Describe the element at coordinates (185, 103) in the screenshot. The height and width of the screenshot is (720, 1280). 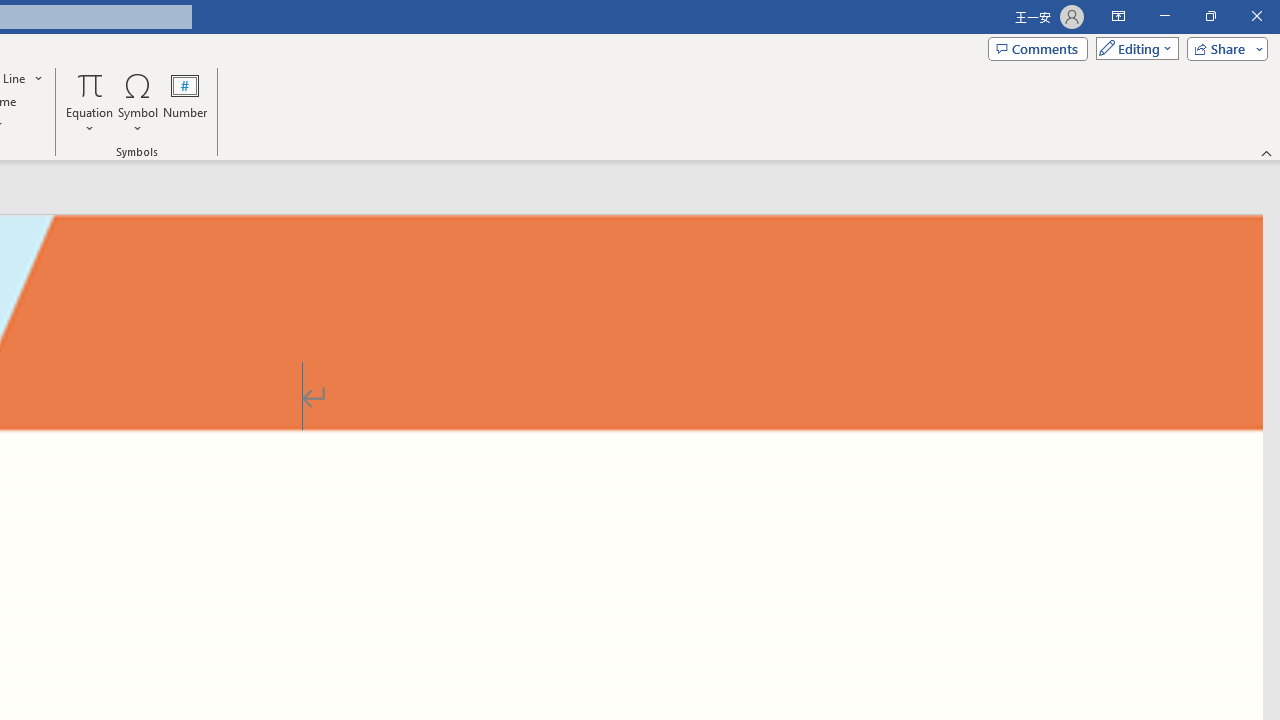
I see `'Number...'` at that location.